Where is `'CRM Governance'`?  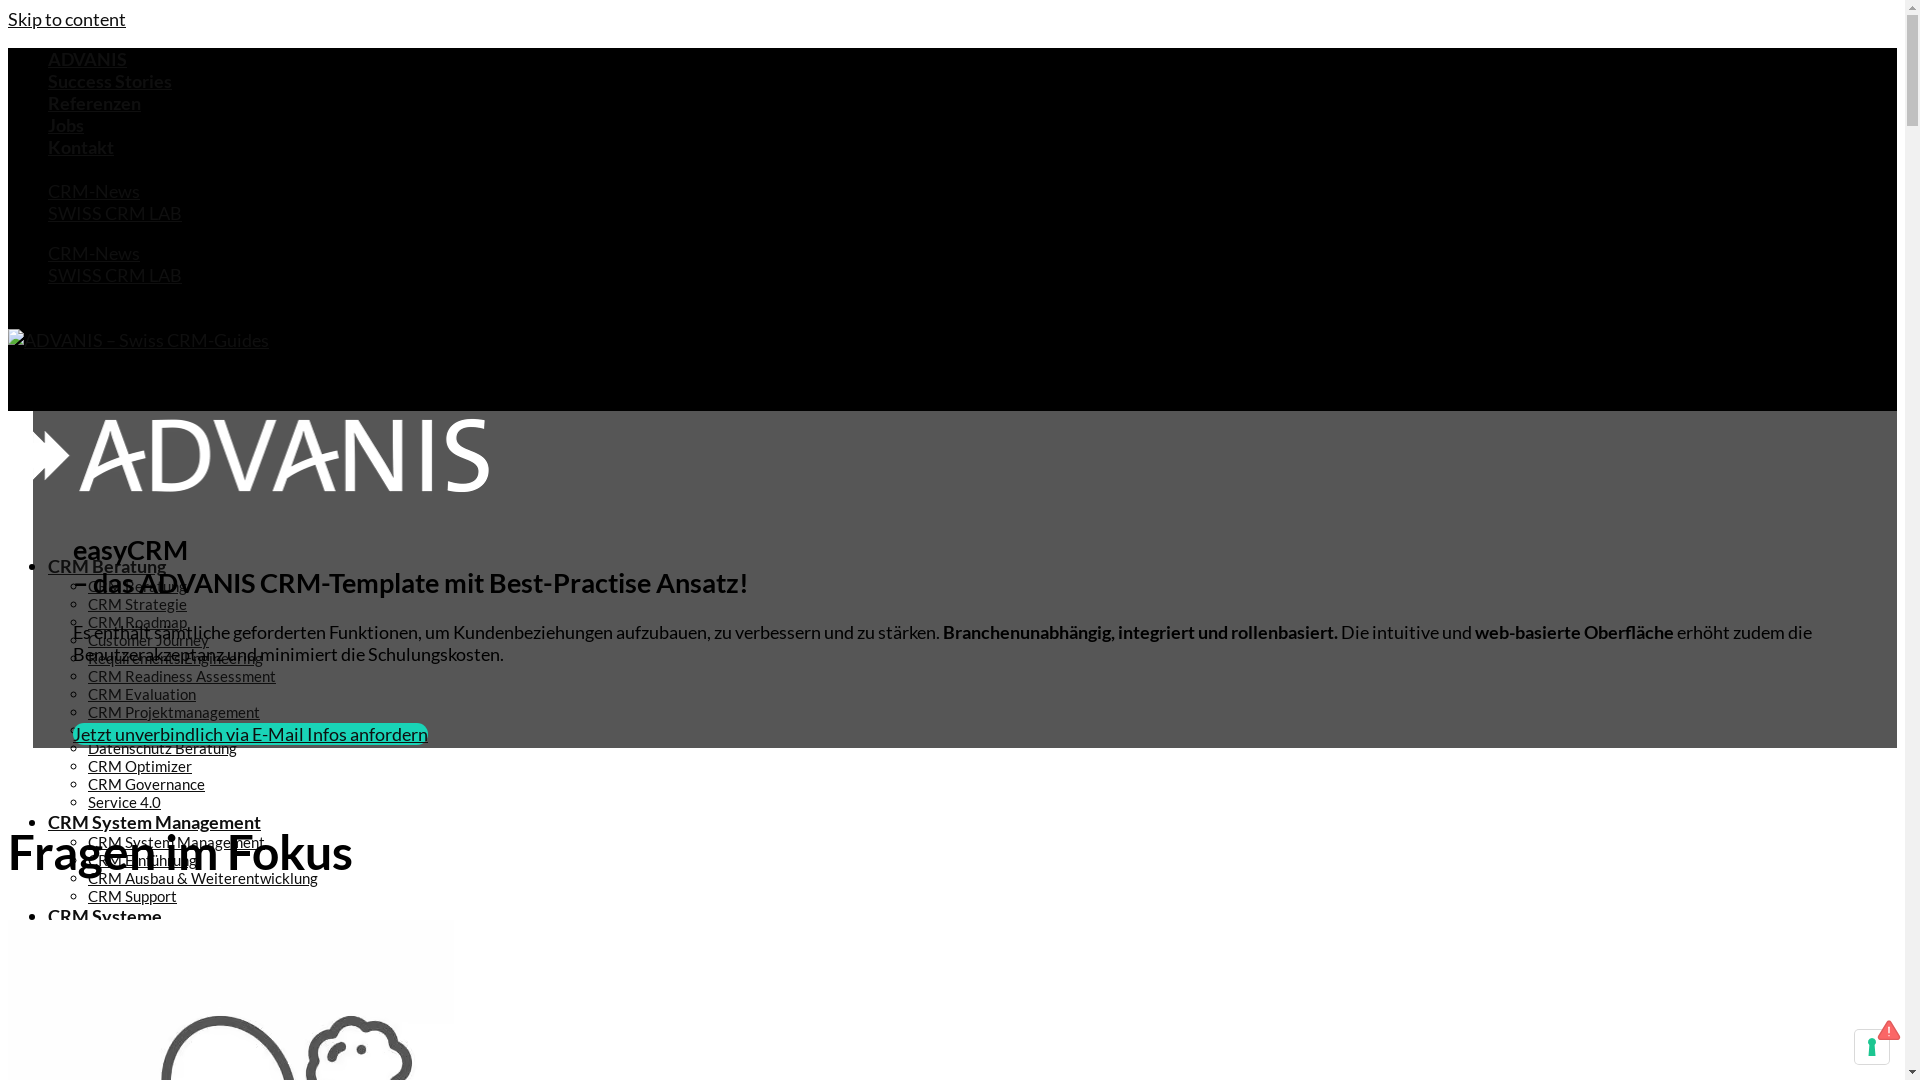
'CRM Governance' is located at coordinates (145, 782).